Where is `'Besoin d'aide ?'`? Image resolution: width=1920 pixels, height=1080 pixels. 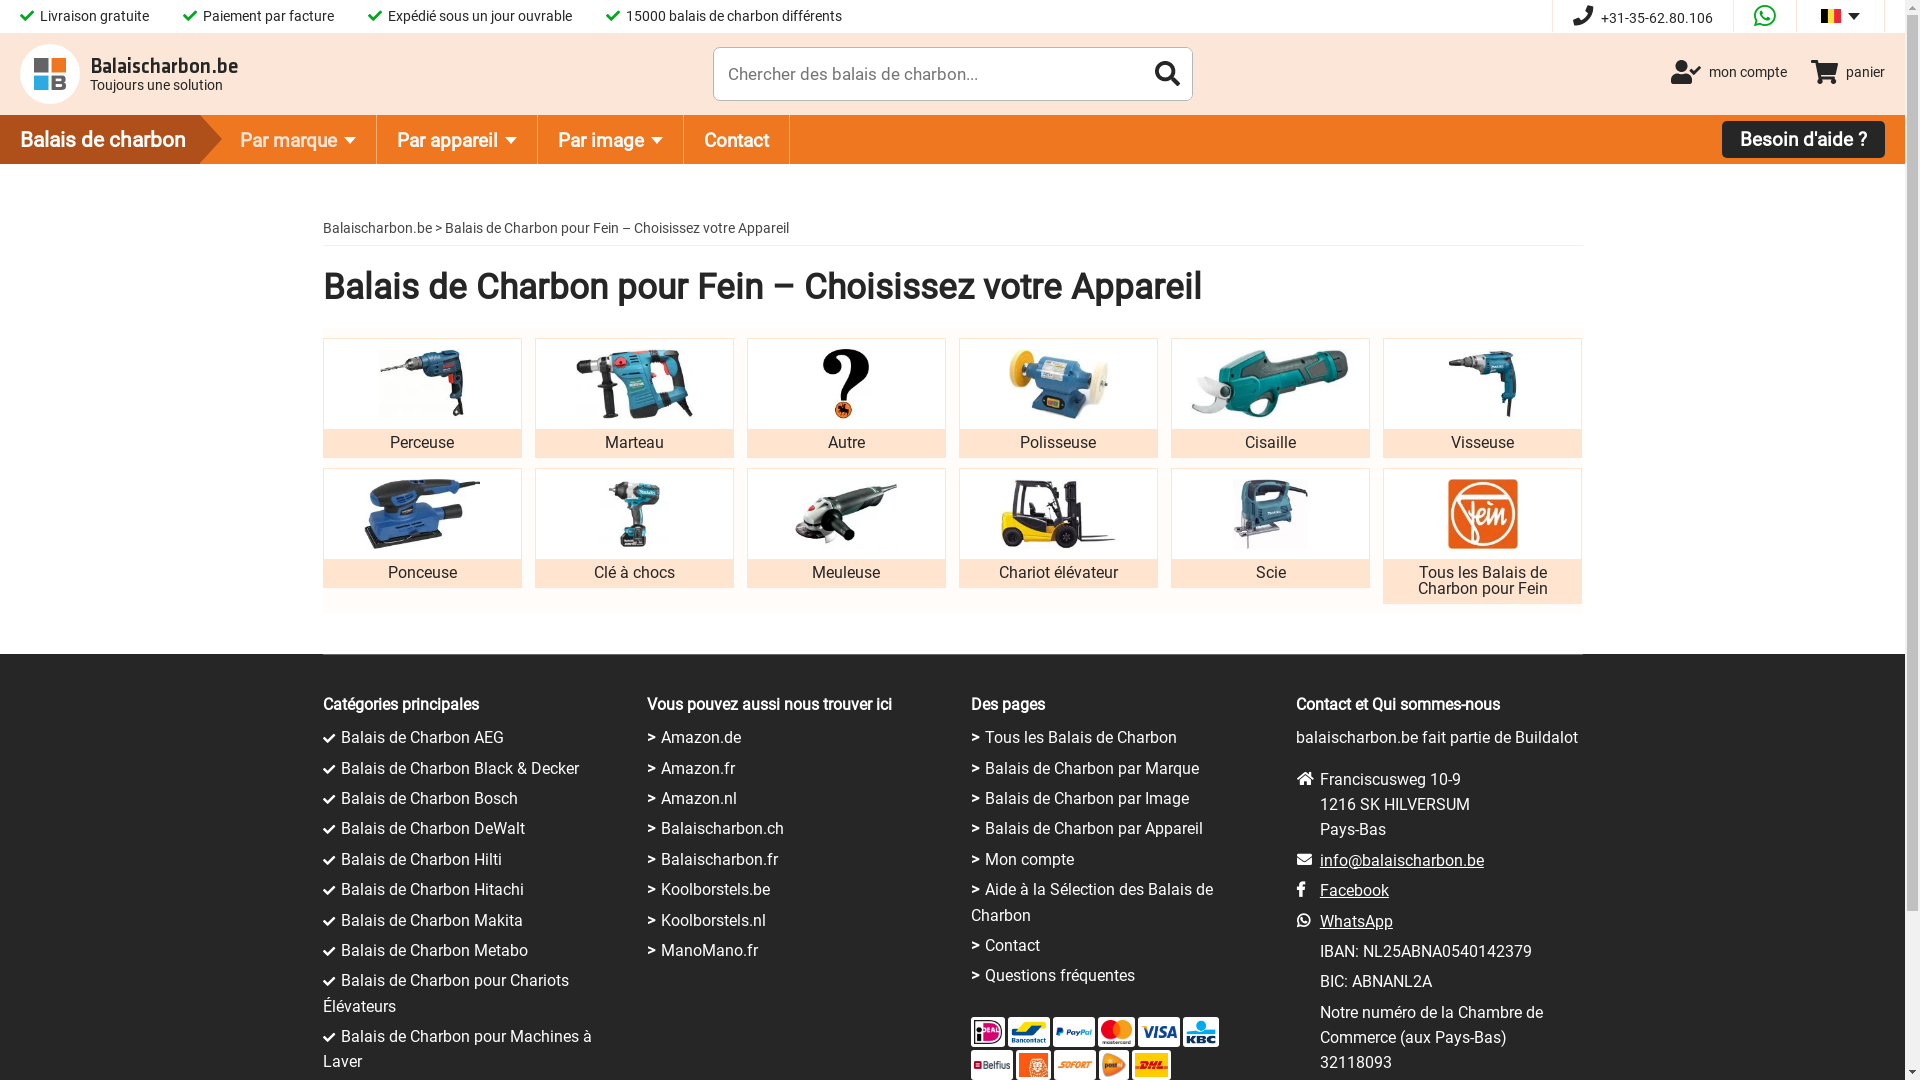 'Besoin d'aide ?' is located at coordinates (1803, 138).